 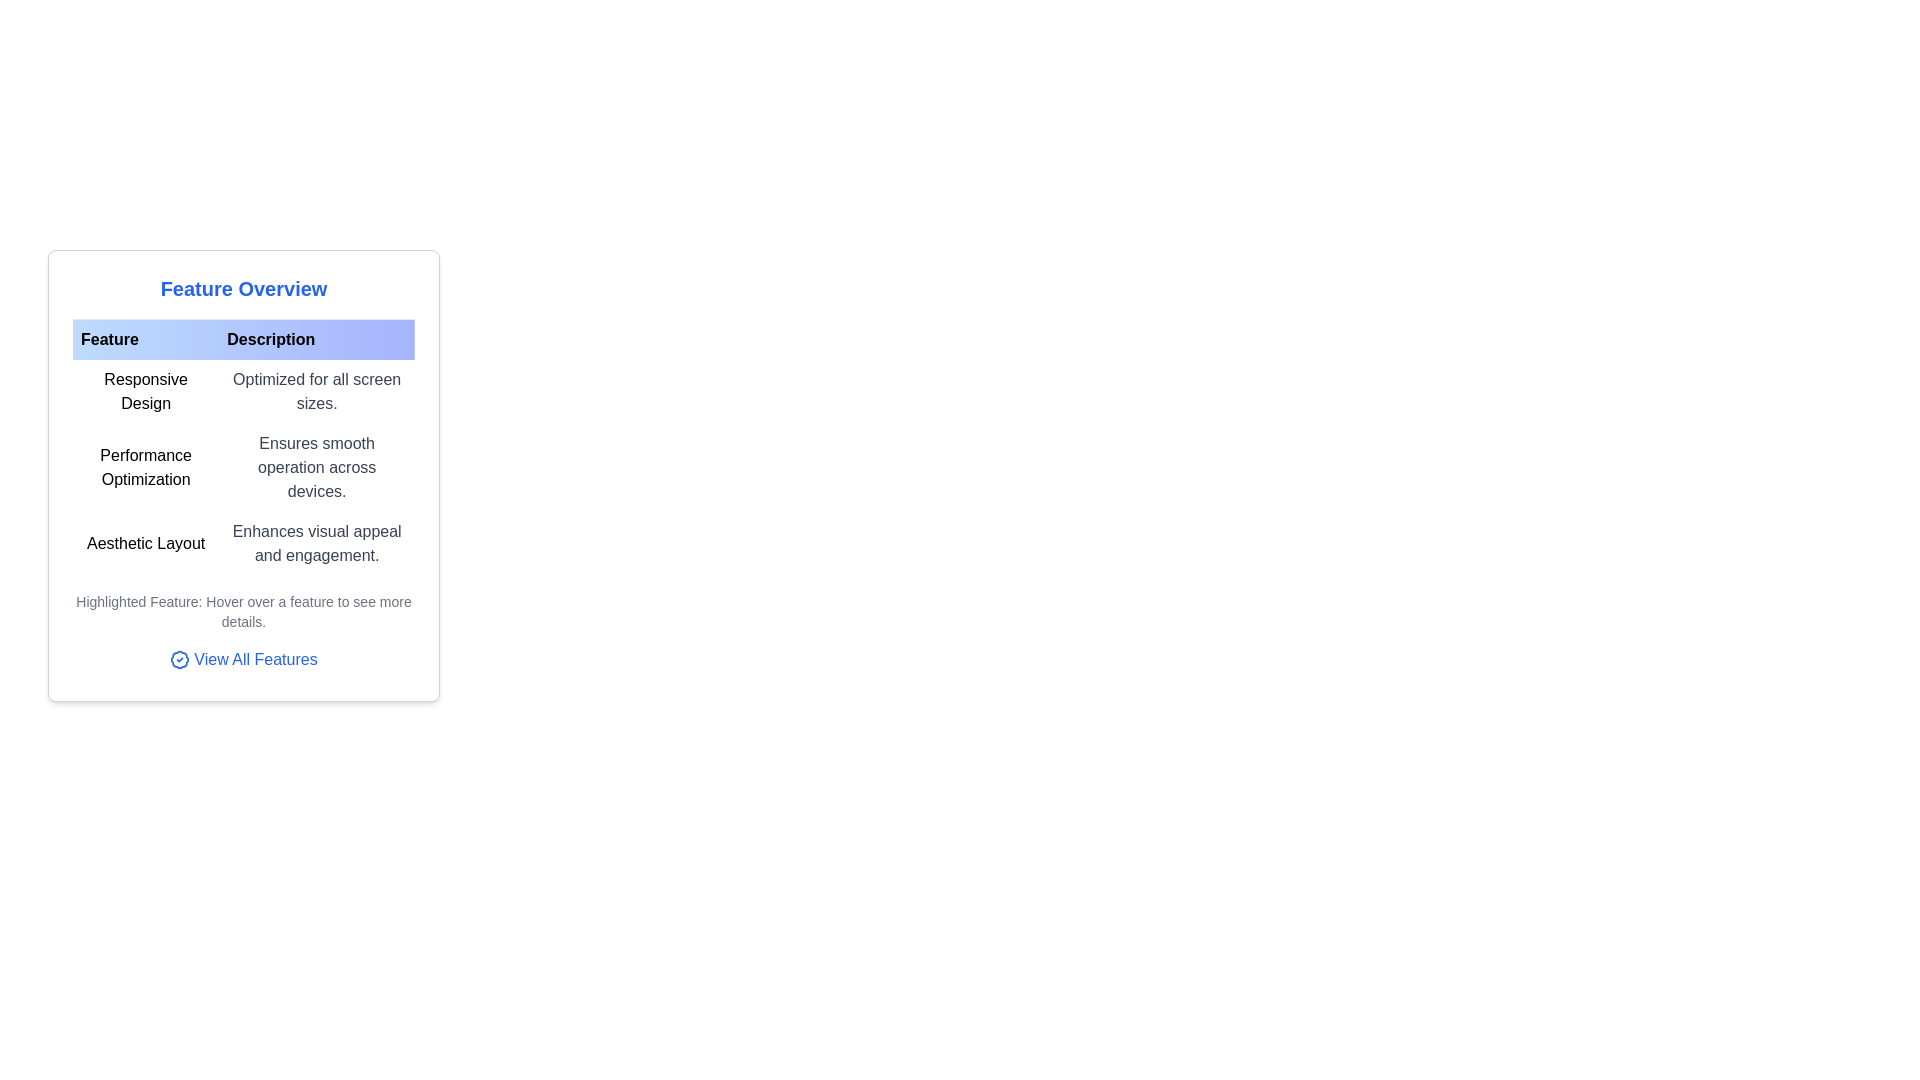 I want to click on the text label 'Aesthetic Layout', which is the third feature title under the 'Feature Overview' heading, aligned to the left of its description, so click(x=145, y=543).